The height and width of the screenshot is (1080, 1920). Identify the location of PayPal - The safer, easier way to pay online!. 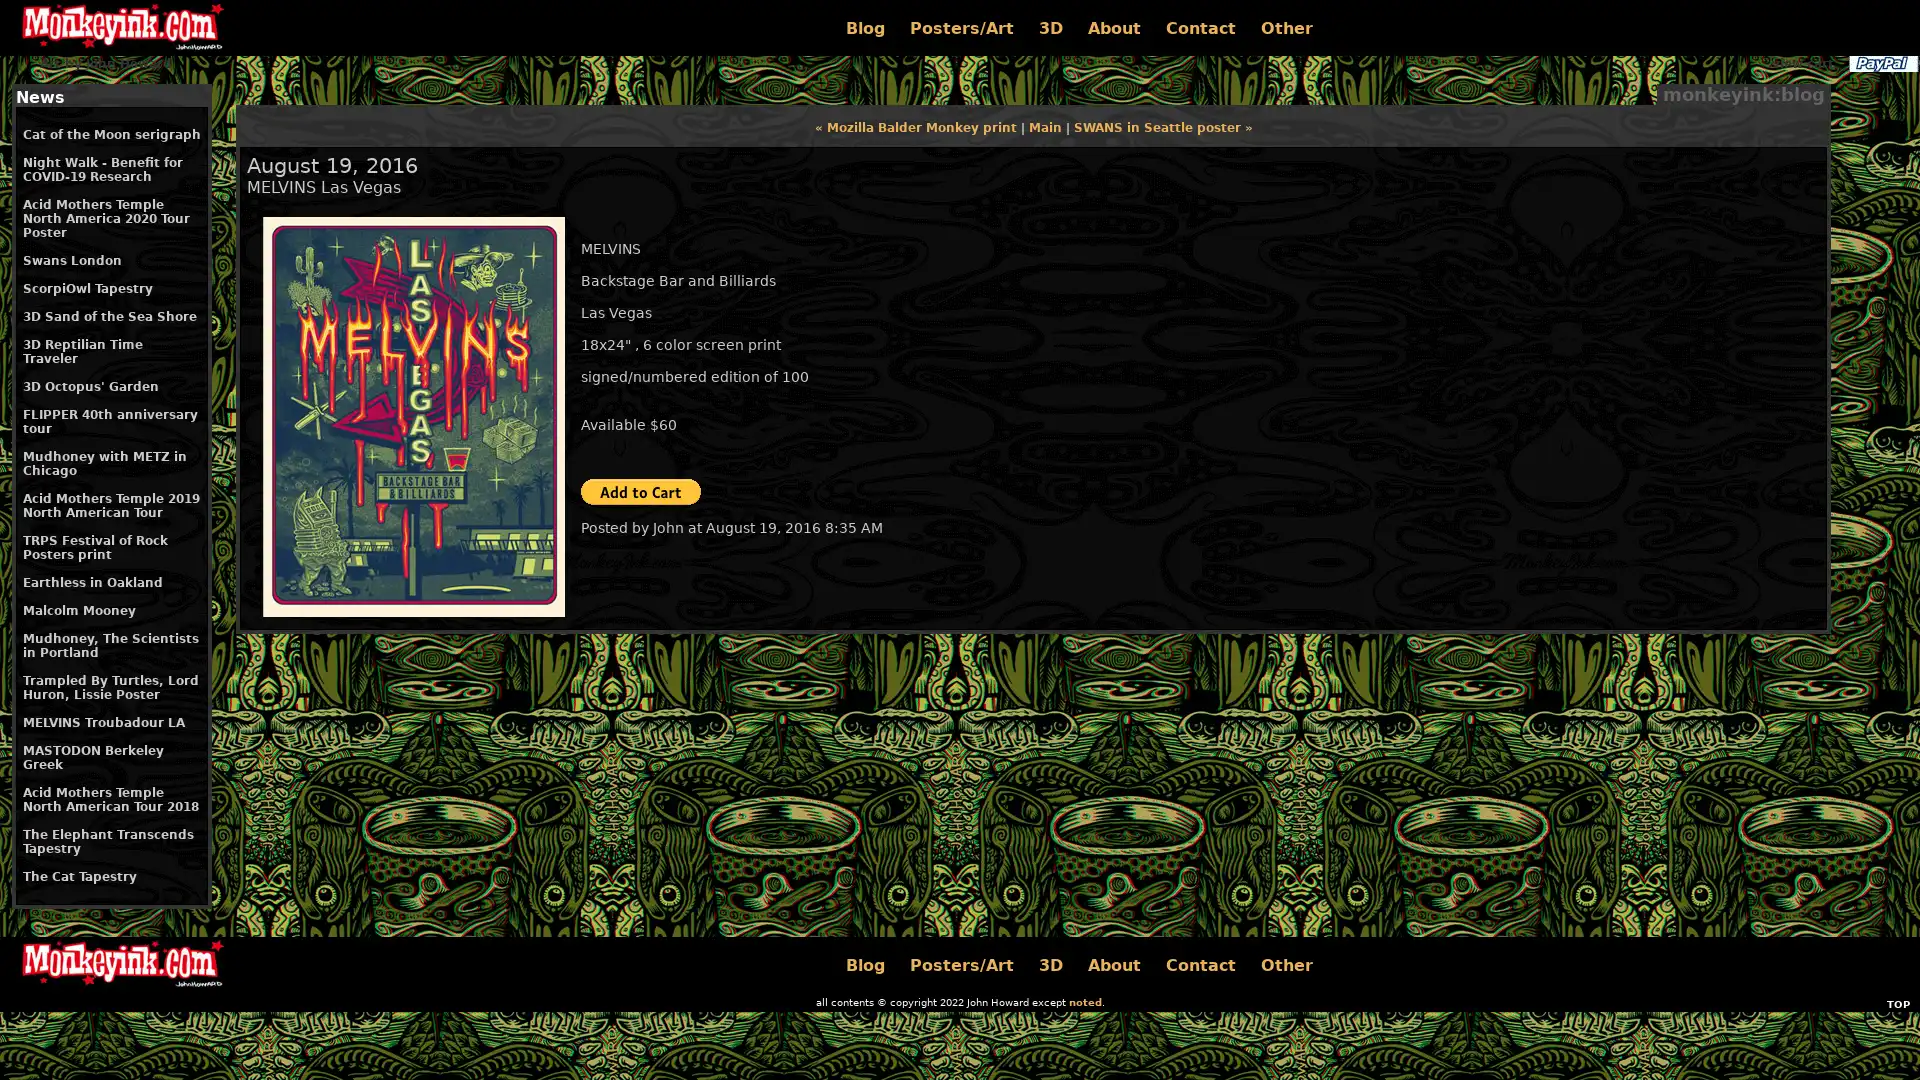
(641, 492).